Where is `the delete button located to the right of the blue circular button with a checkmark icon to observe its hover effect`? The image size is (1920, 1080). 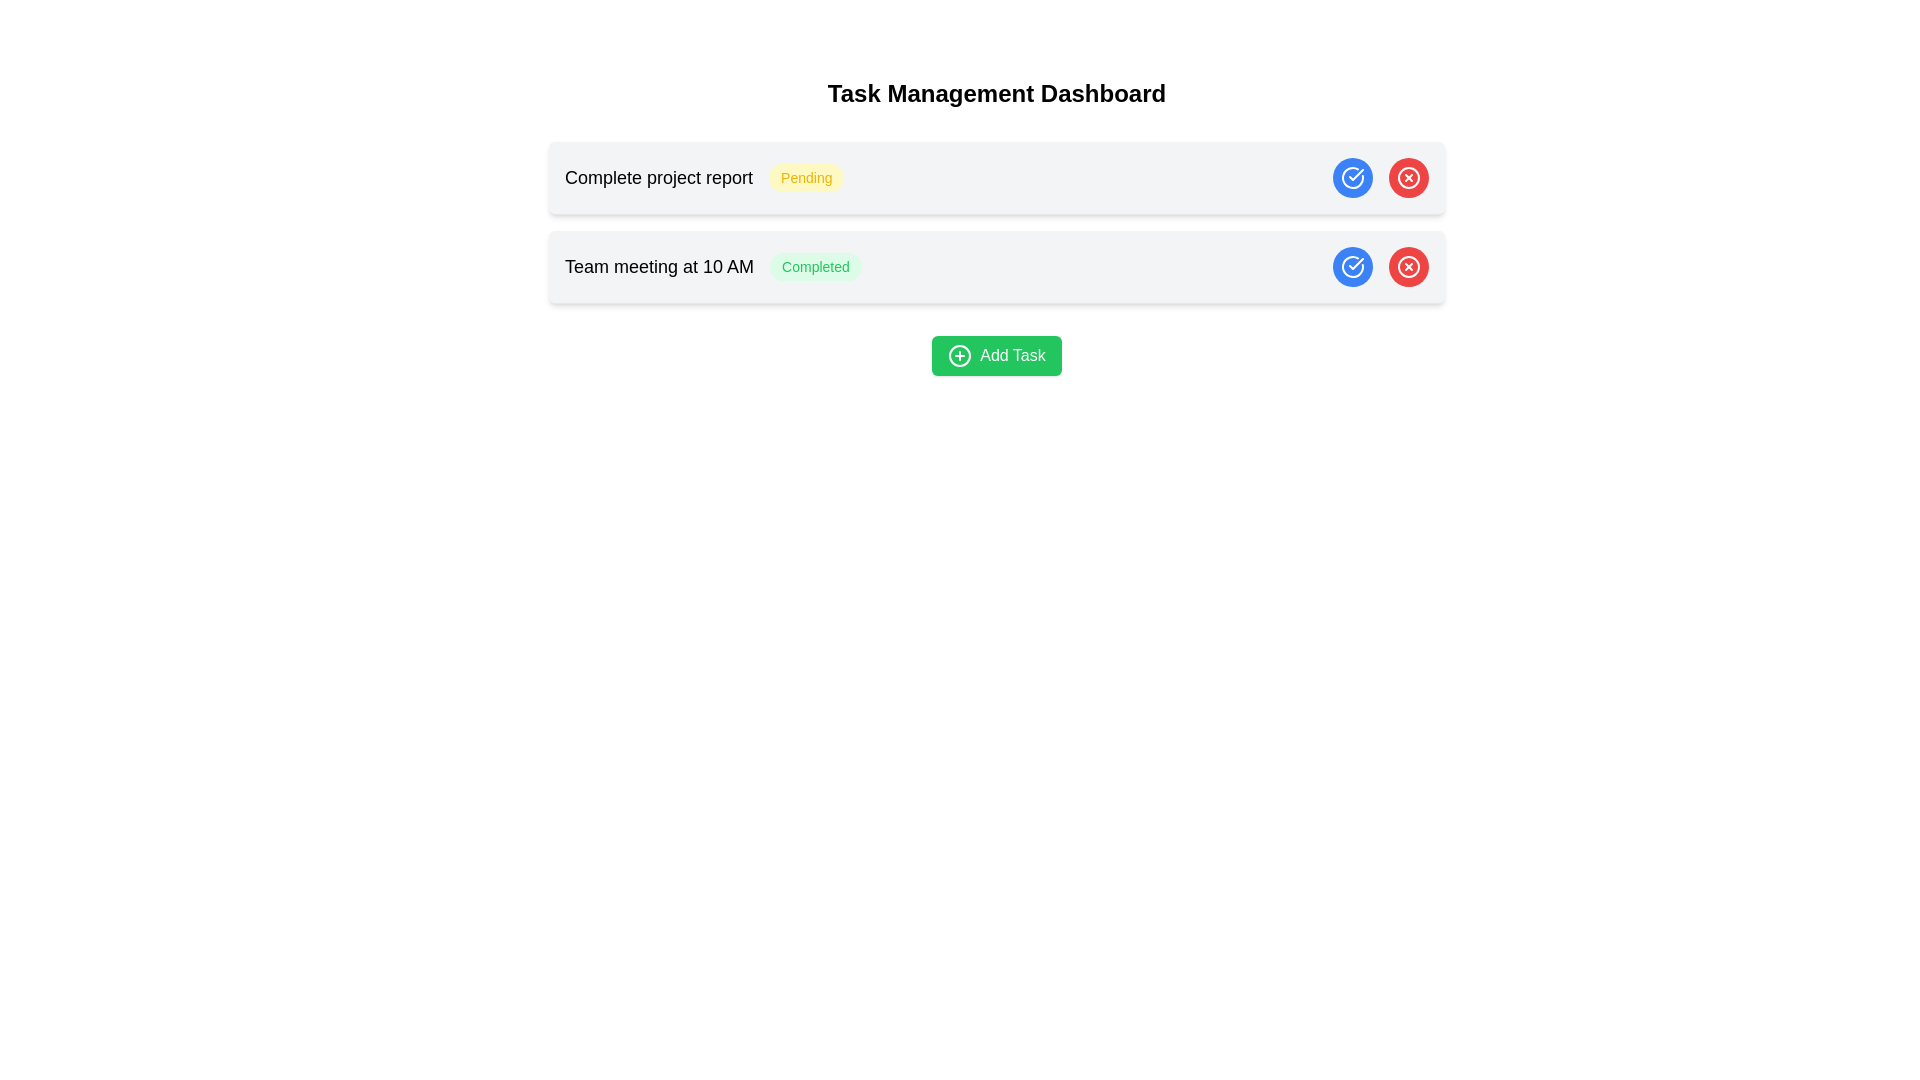
the delete button located to the right of the blue circular button with a checkmark icon to observe its hover effect is located at coordinates (1408, 265).